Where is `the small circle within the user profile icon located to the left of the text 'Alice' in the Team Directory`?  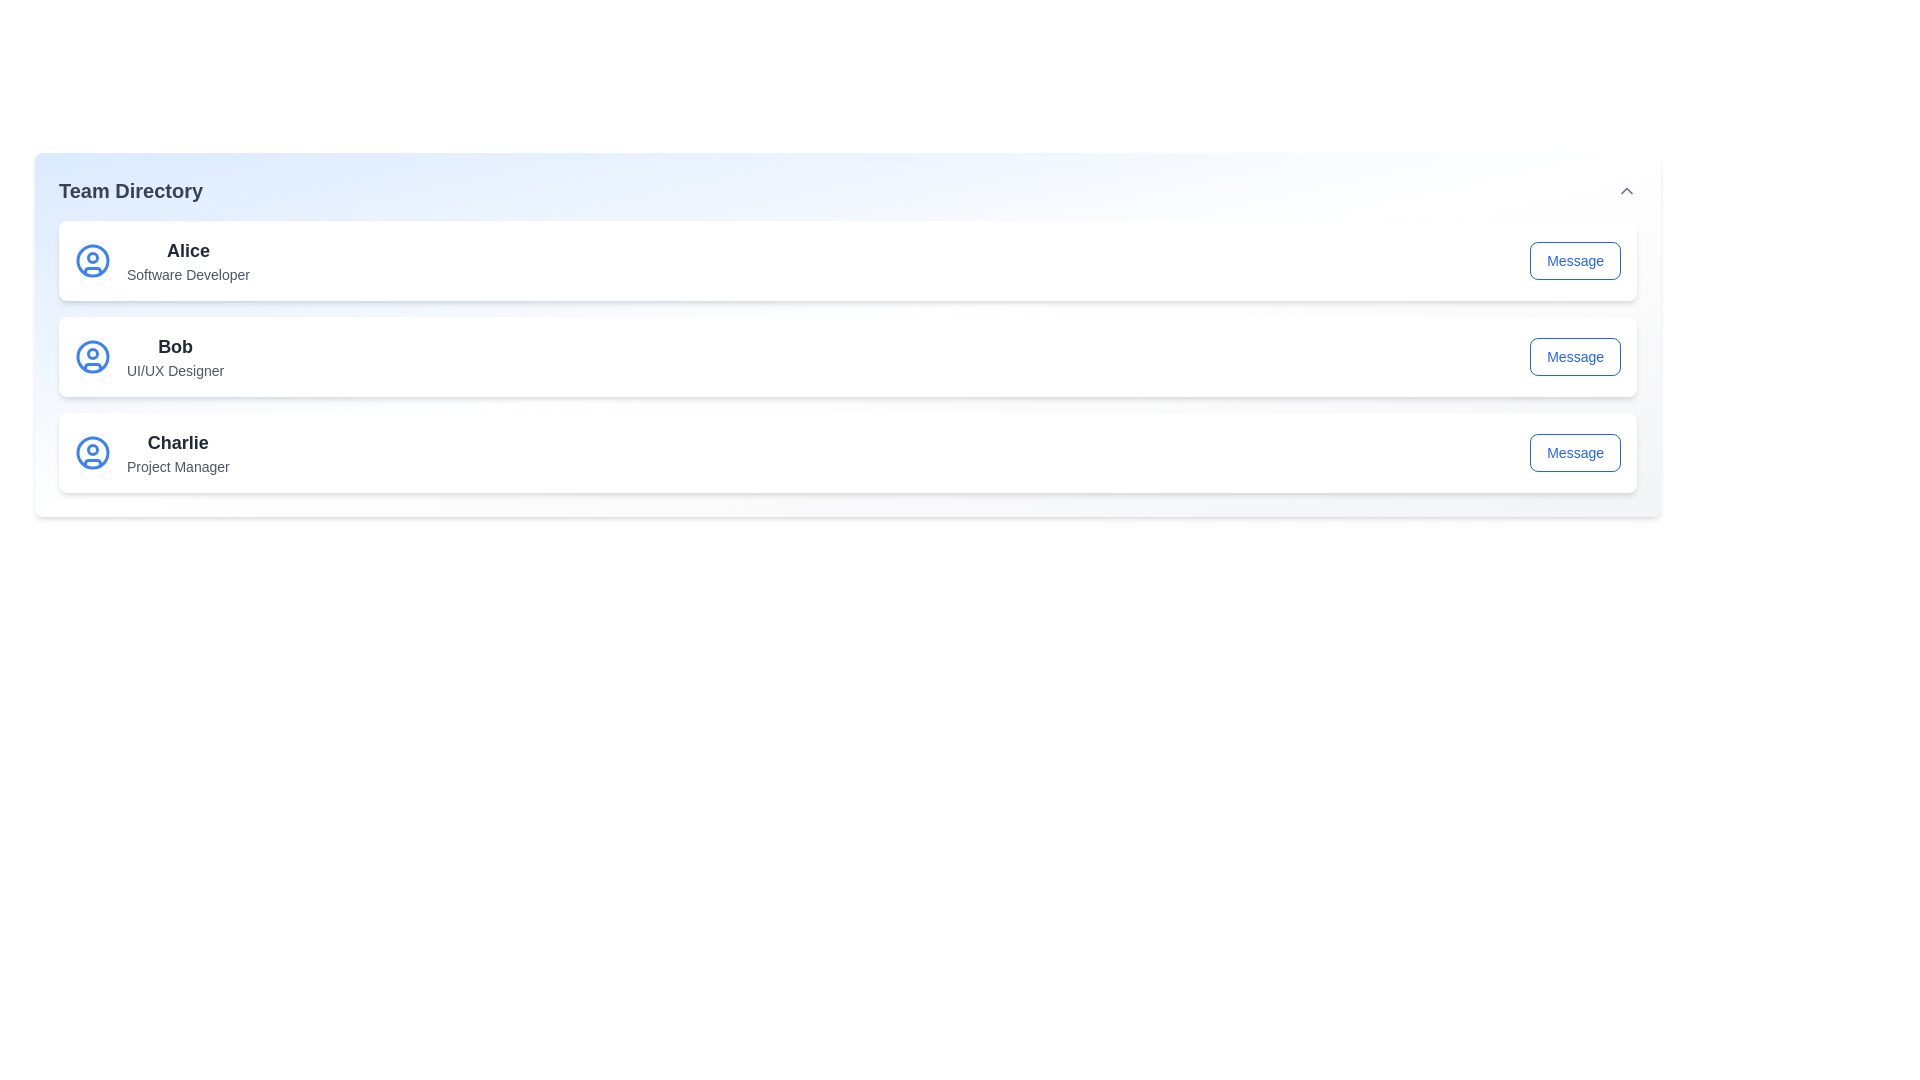 the small circle within the user profile icon located to the left of the text 'Alice' in the Team Directory is located at coordinates (91, 257).